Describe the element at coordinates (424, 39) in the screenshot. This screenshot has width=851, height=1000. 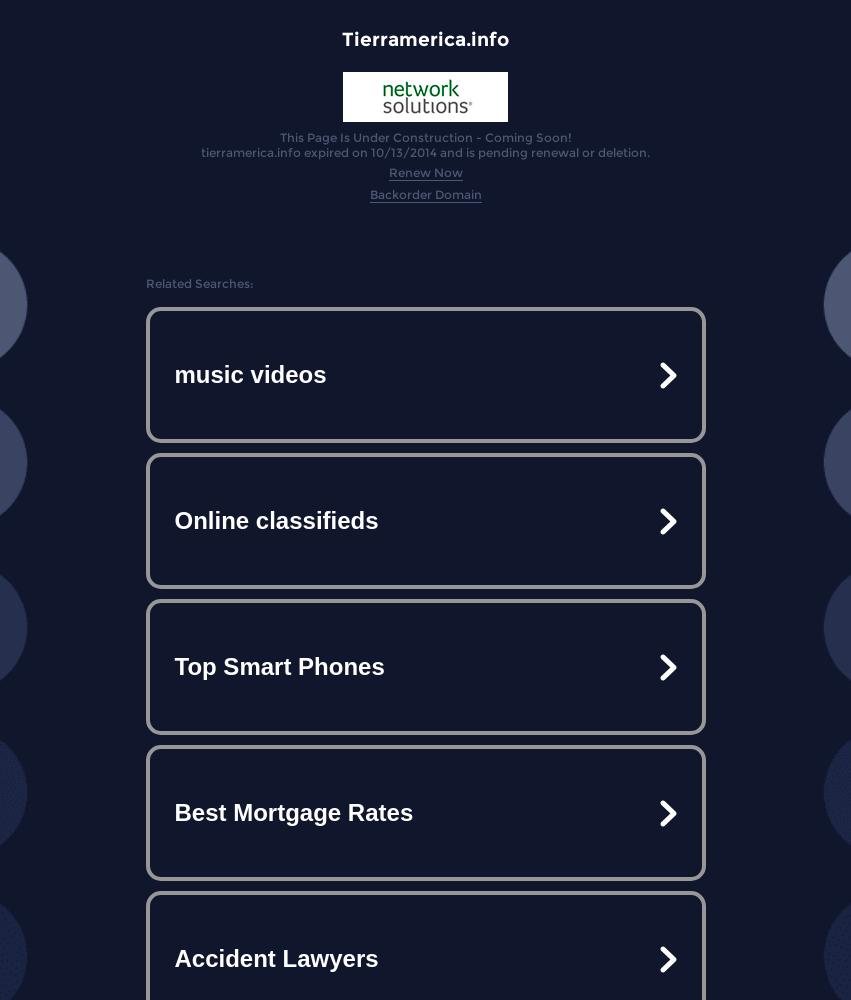
I see `'Tierramerica.info'` at that location.